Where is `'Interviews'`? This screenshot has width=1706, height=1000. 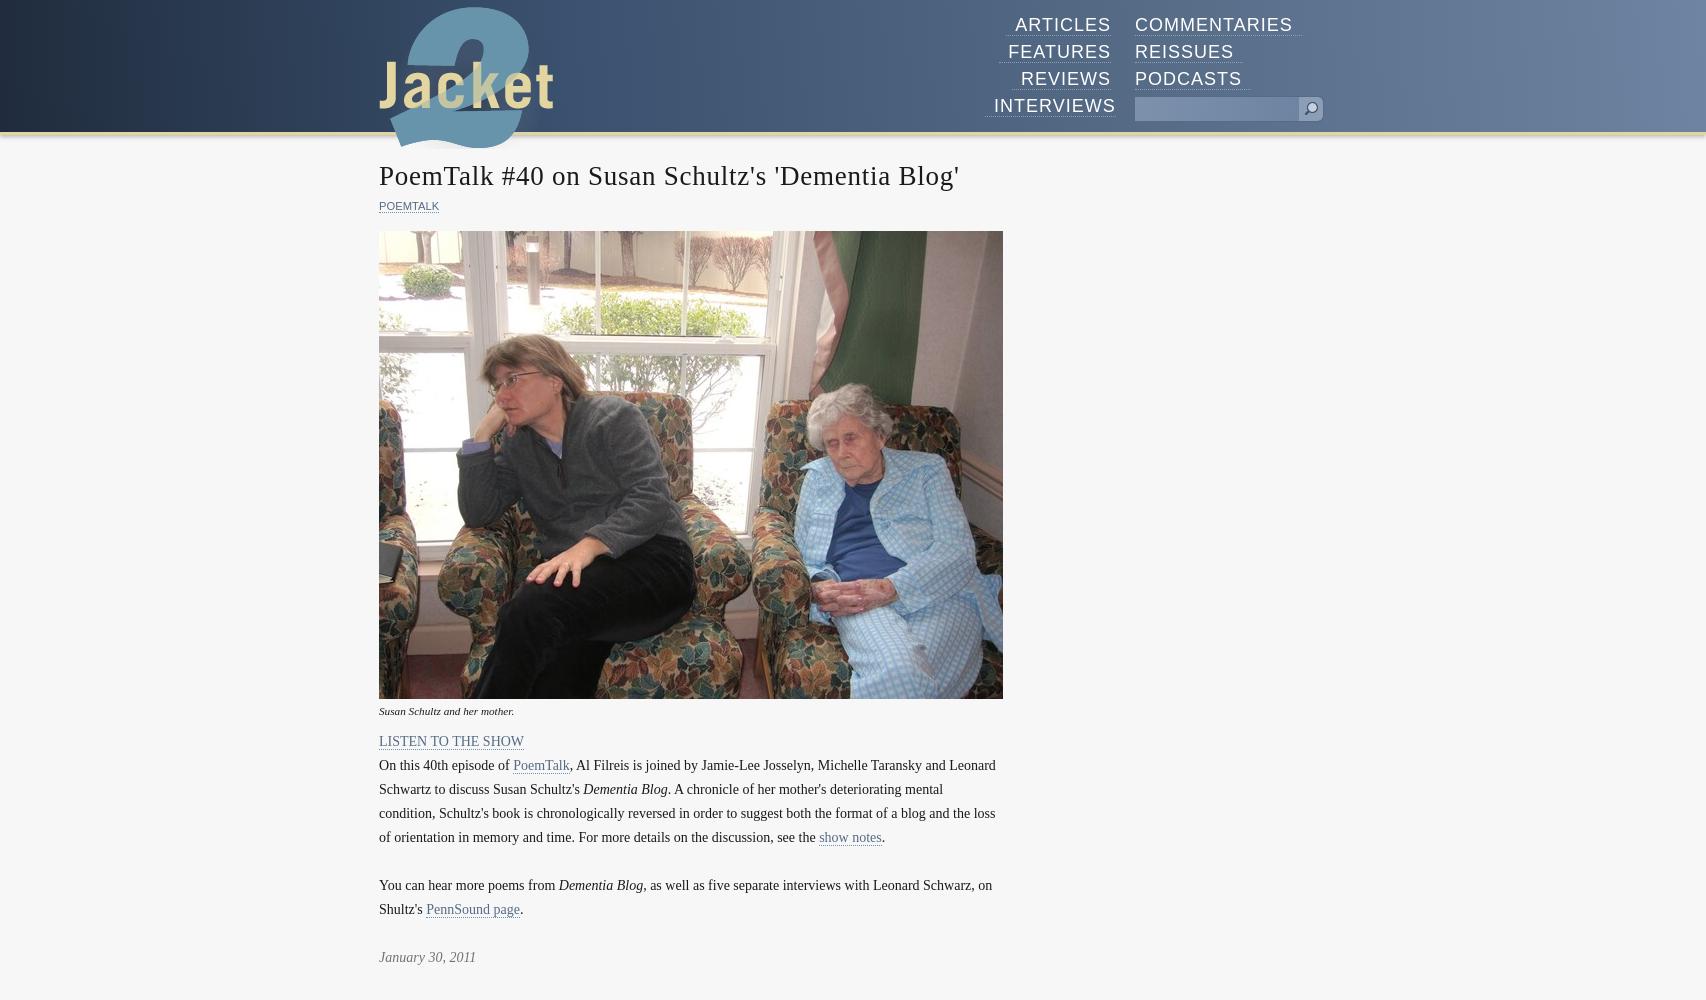 'Interviews' is located at coordinates (1054, 104).